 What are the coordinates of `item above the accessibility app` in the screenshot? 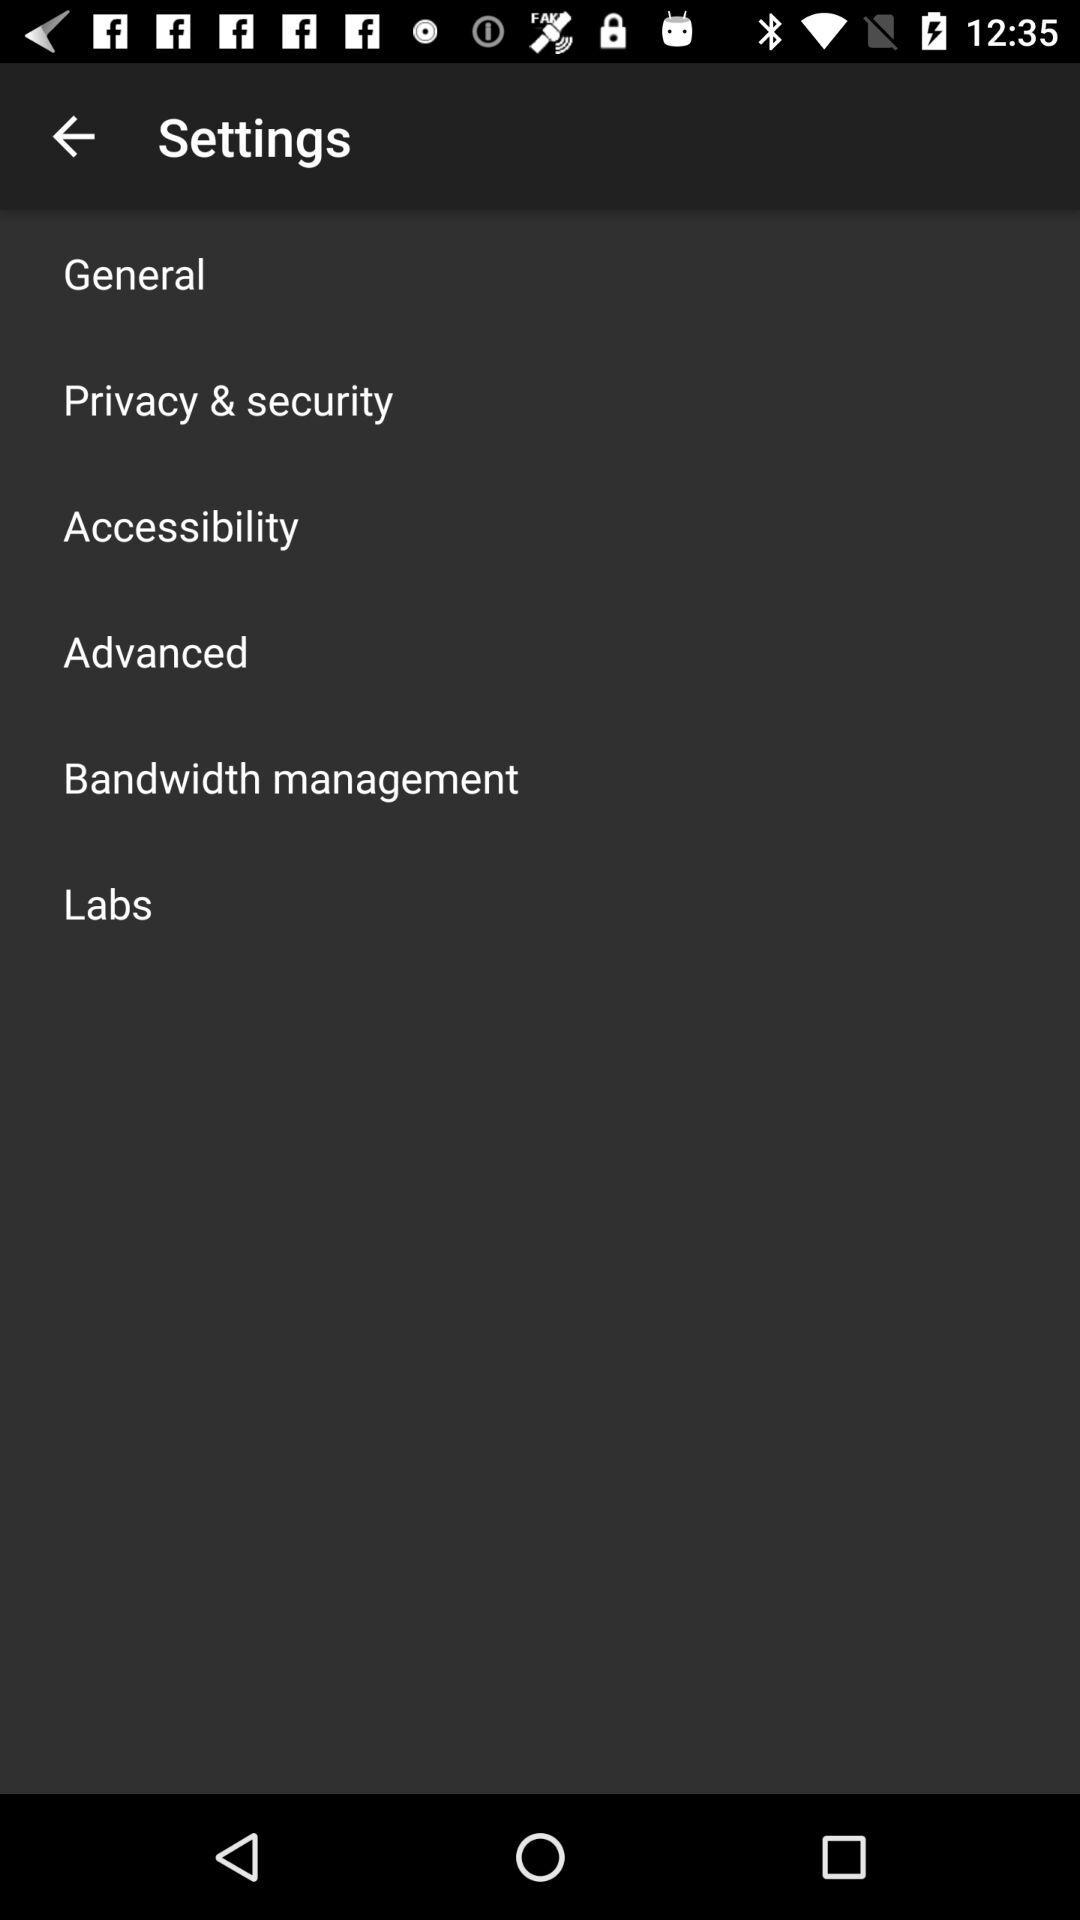 It's located at (227, 398).